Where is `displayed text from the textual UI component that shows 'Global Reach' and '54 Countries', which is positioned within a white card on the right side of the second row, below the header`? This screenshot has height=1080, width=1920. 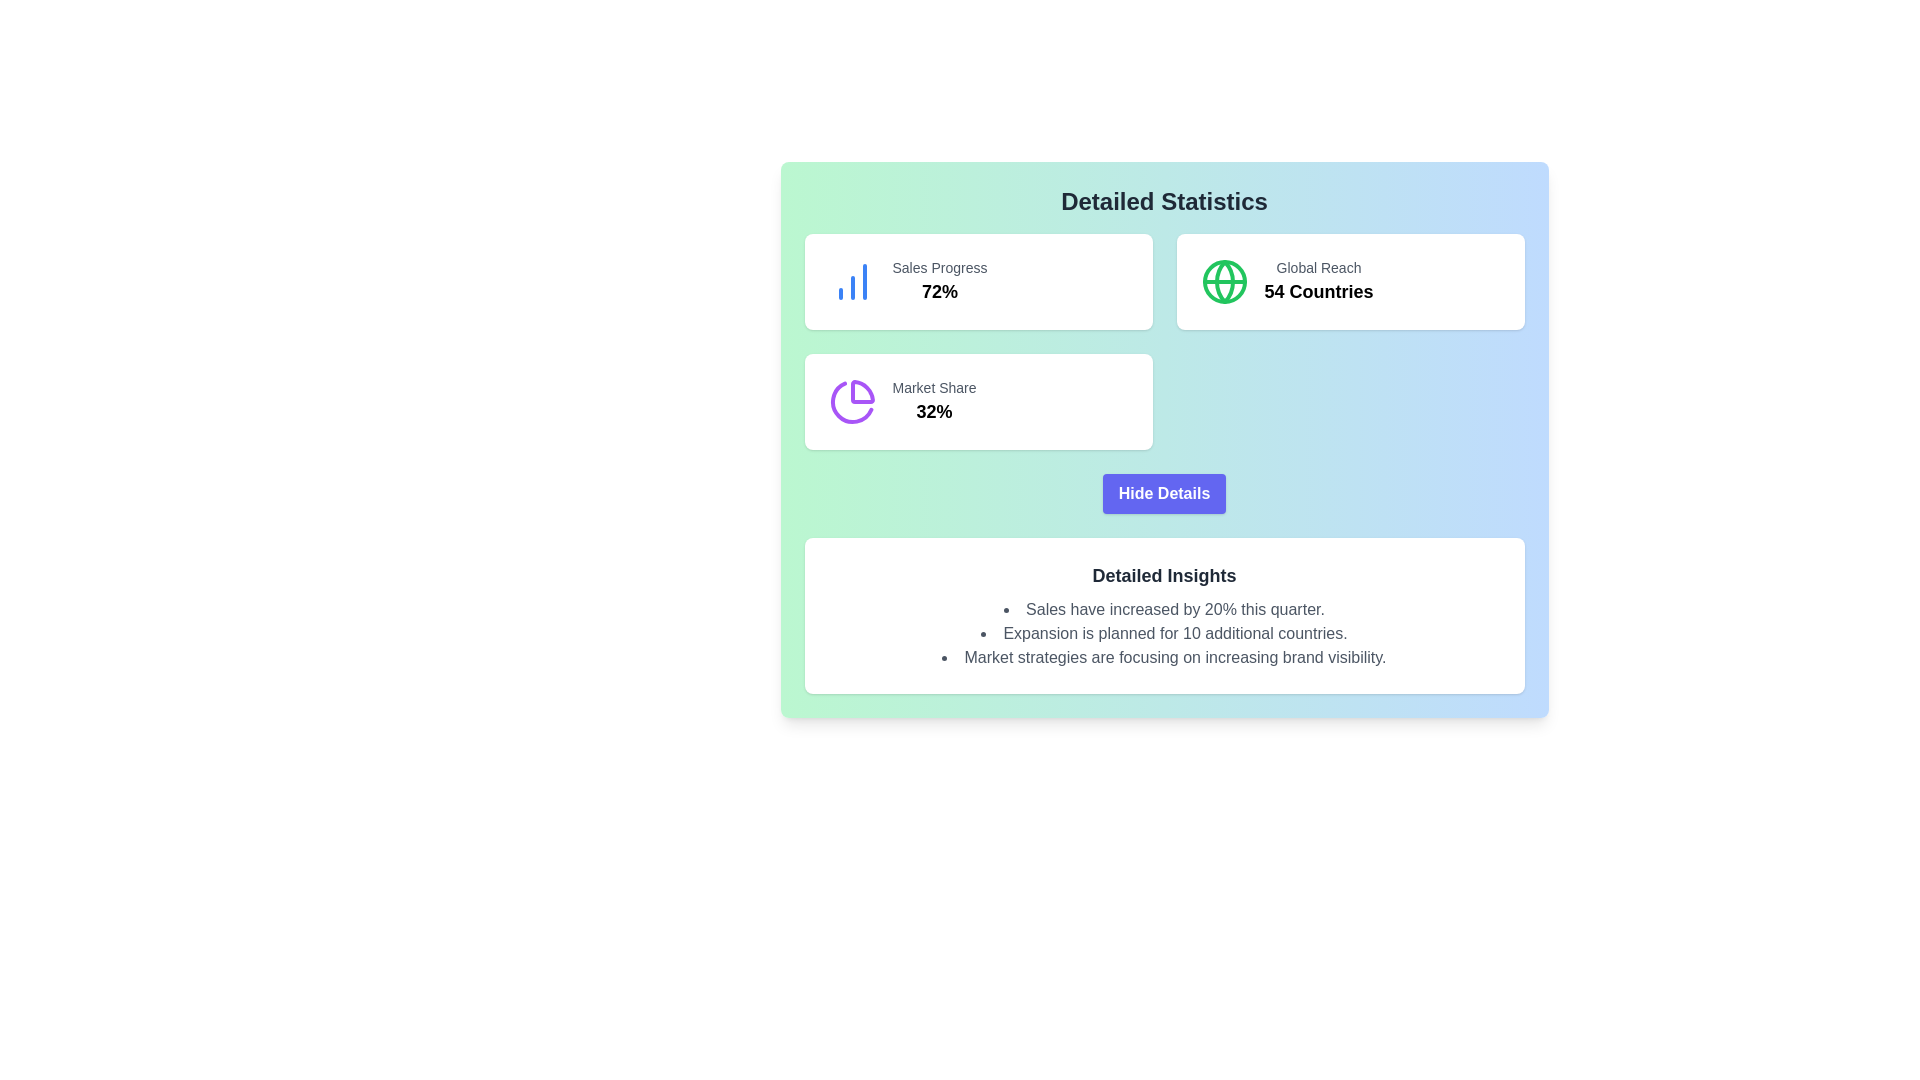 displayed text from the textual UI component that shows 'Global Reach' and '54 Countries', which is positioned within a white card on the right side of the second row, below the header is located at coordinates (1319, 281).